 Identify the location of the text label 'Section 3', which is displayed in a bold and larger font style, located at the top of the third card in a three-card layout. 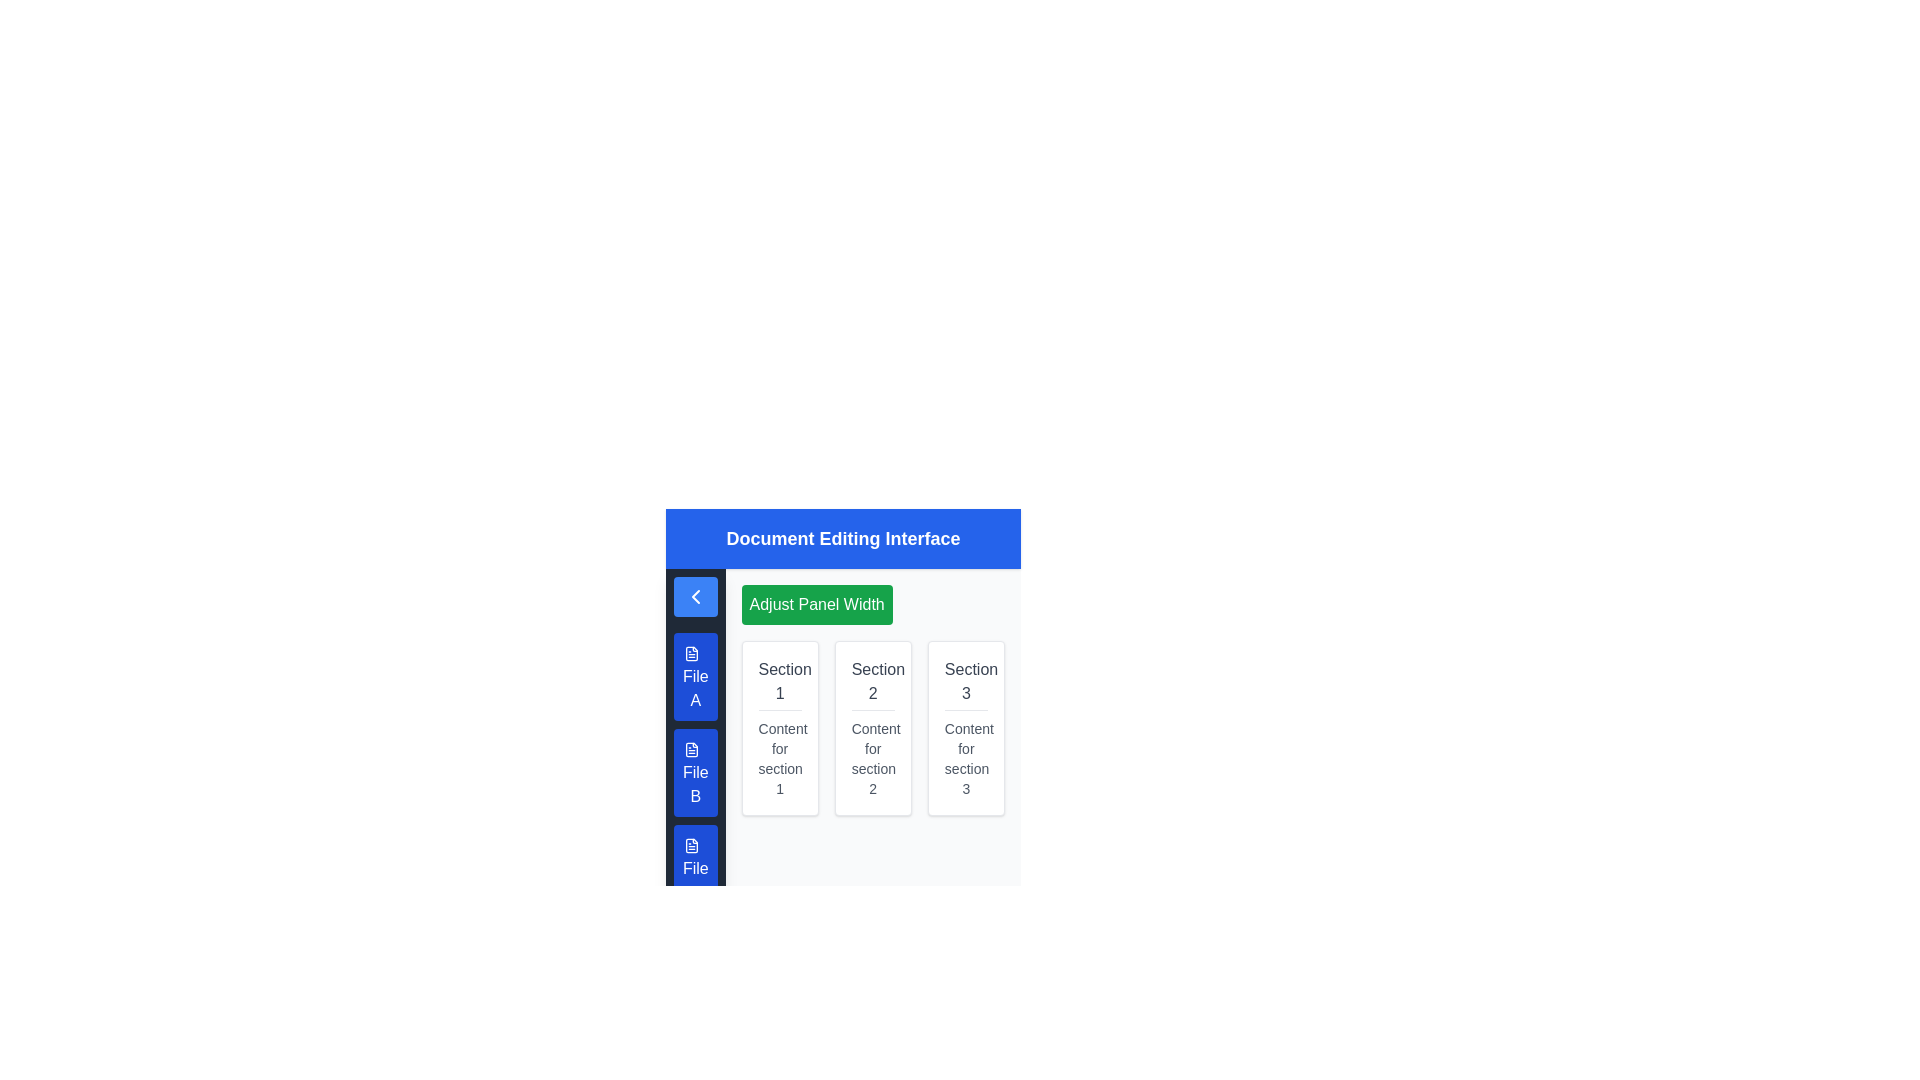
(966, 683).